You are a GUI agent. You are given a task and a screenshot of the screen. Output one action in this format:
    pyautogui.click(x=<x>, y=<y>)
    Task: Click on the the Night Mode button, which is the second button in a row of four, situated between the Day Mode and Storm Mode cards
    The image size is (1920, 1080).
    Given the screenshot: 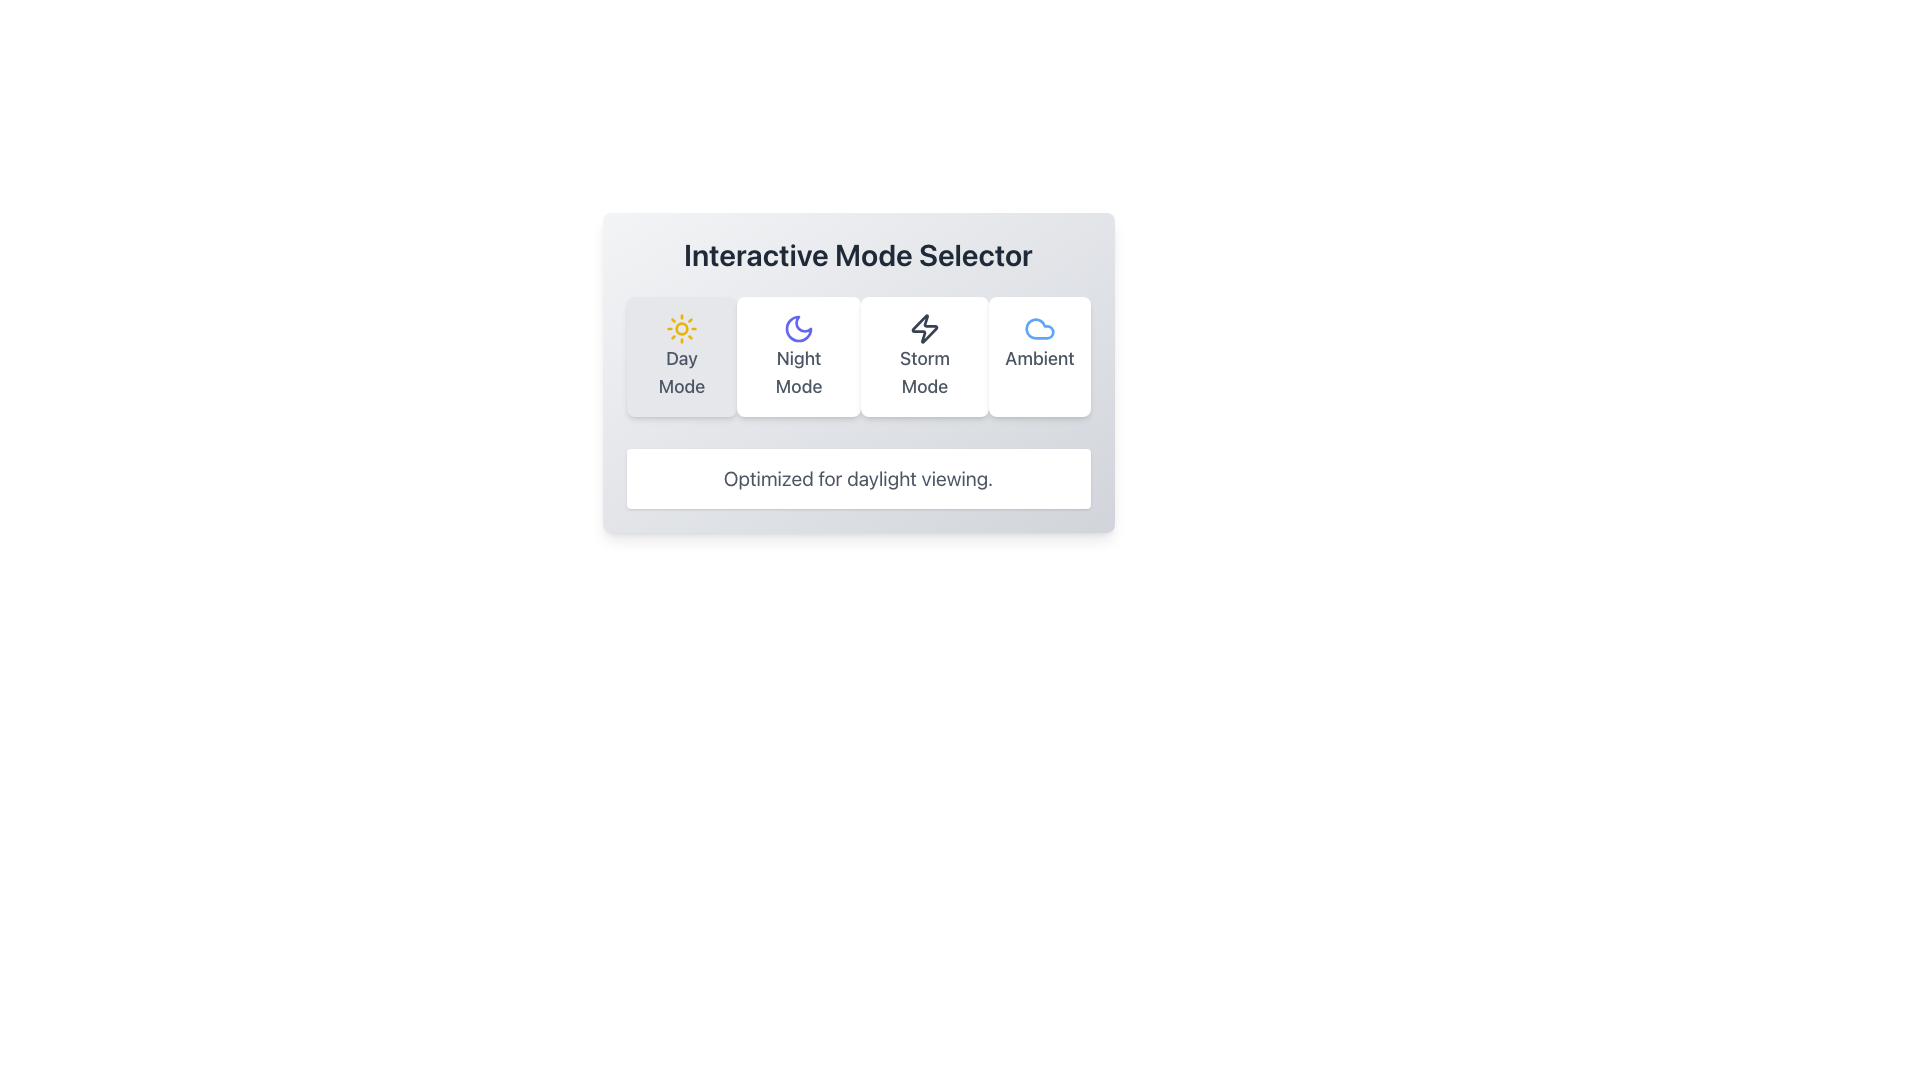 What is the action you would take?
    pyautogui.click(x=798, y=356)
    